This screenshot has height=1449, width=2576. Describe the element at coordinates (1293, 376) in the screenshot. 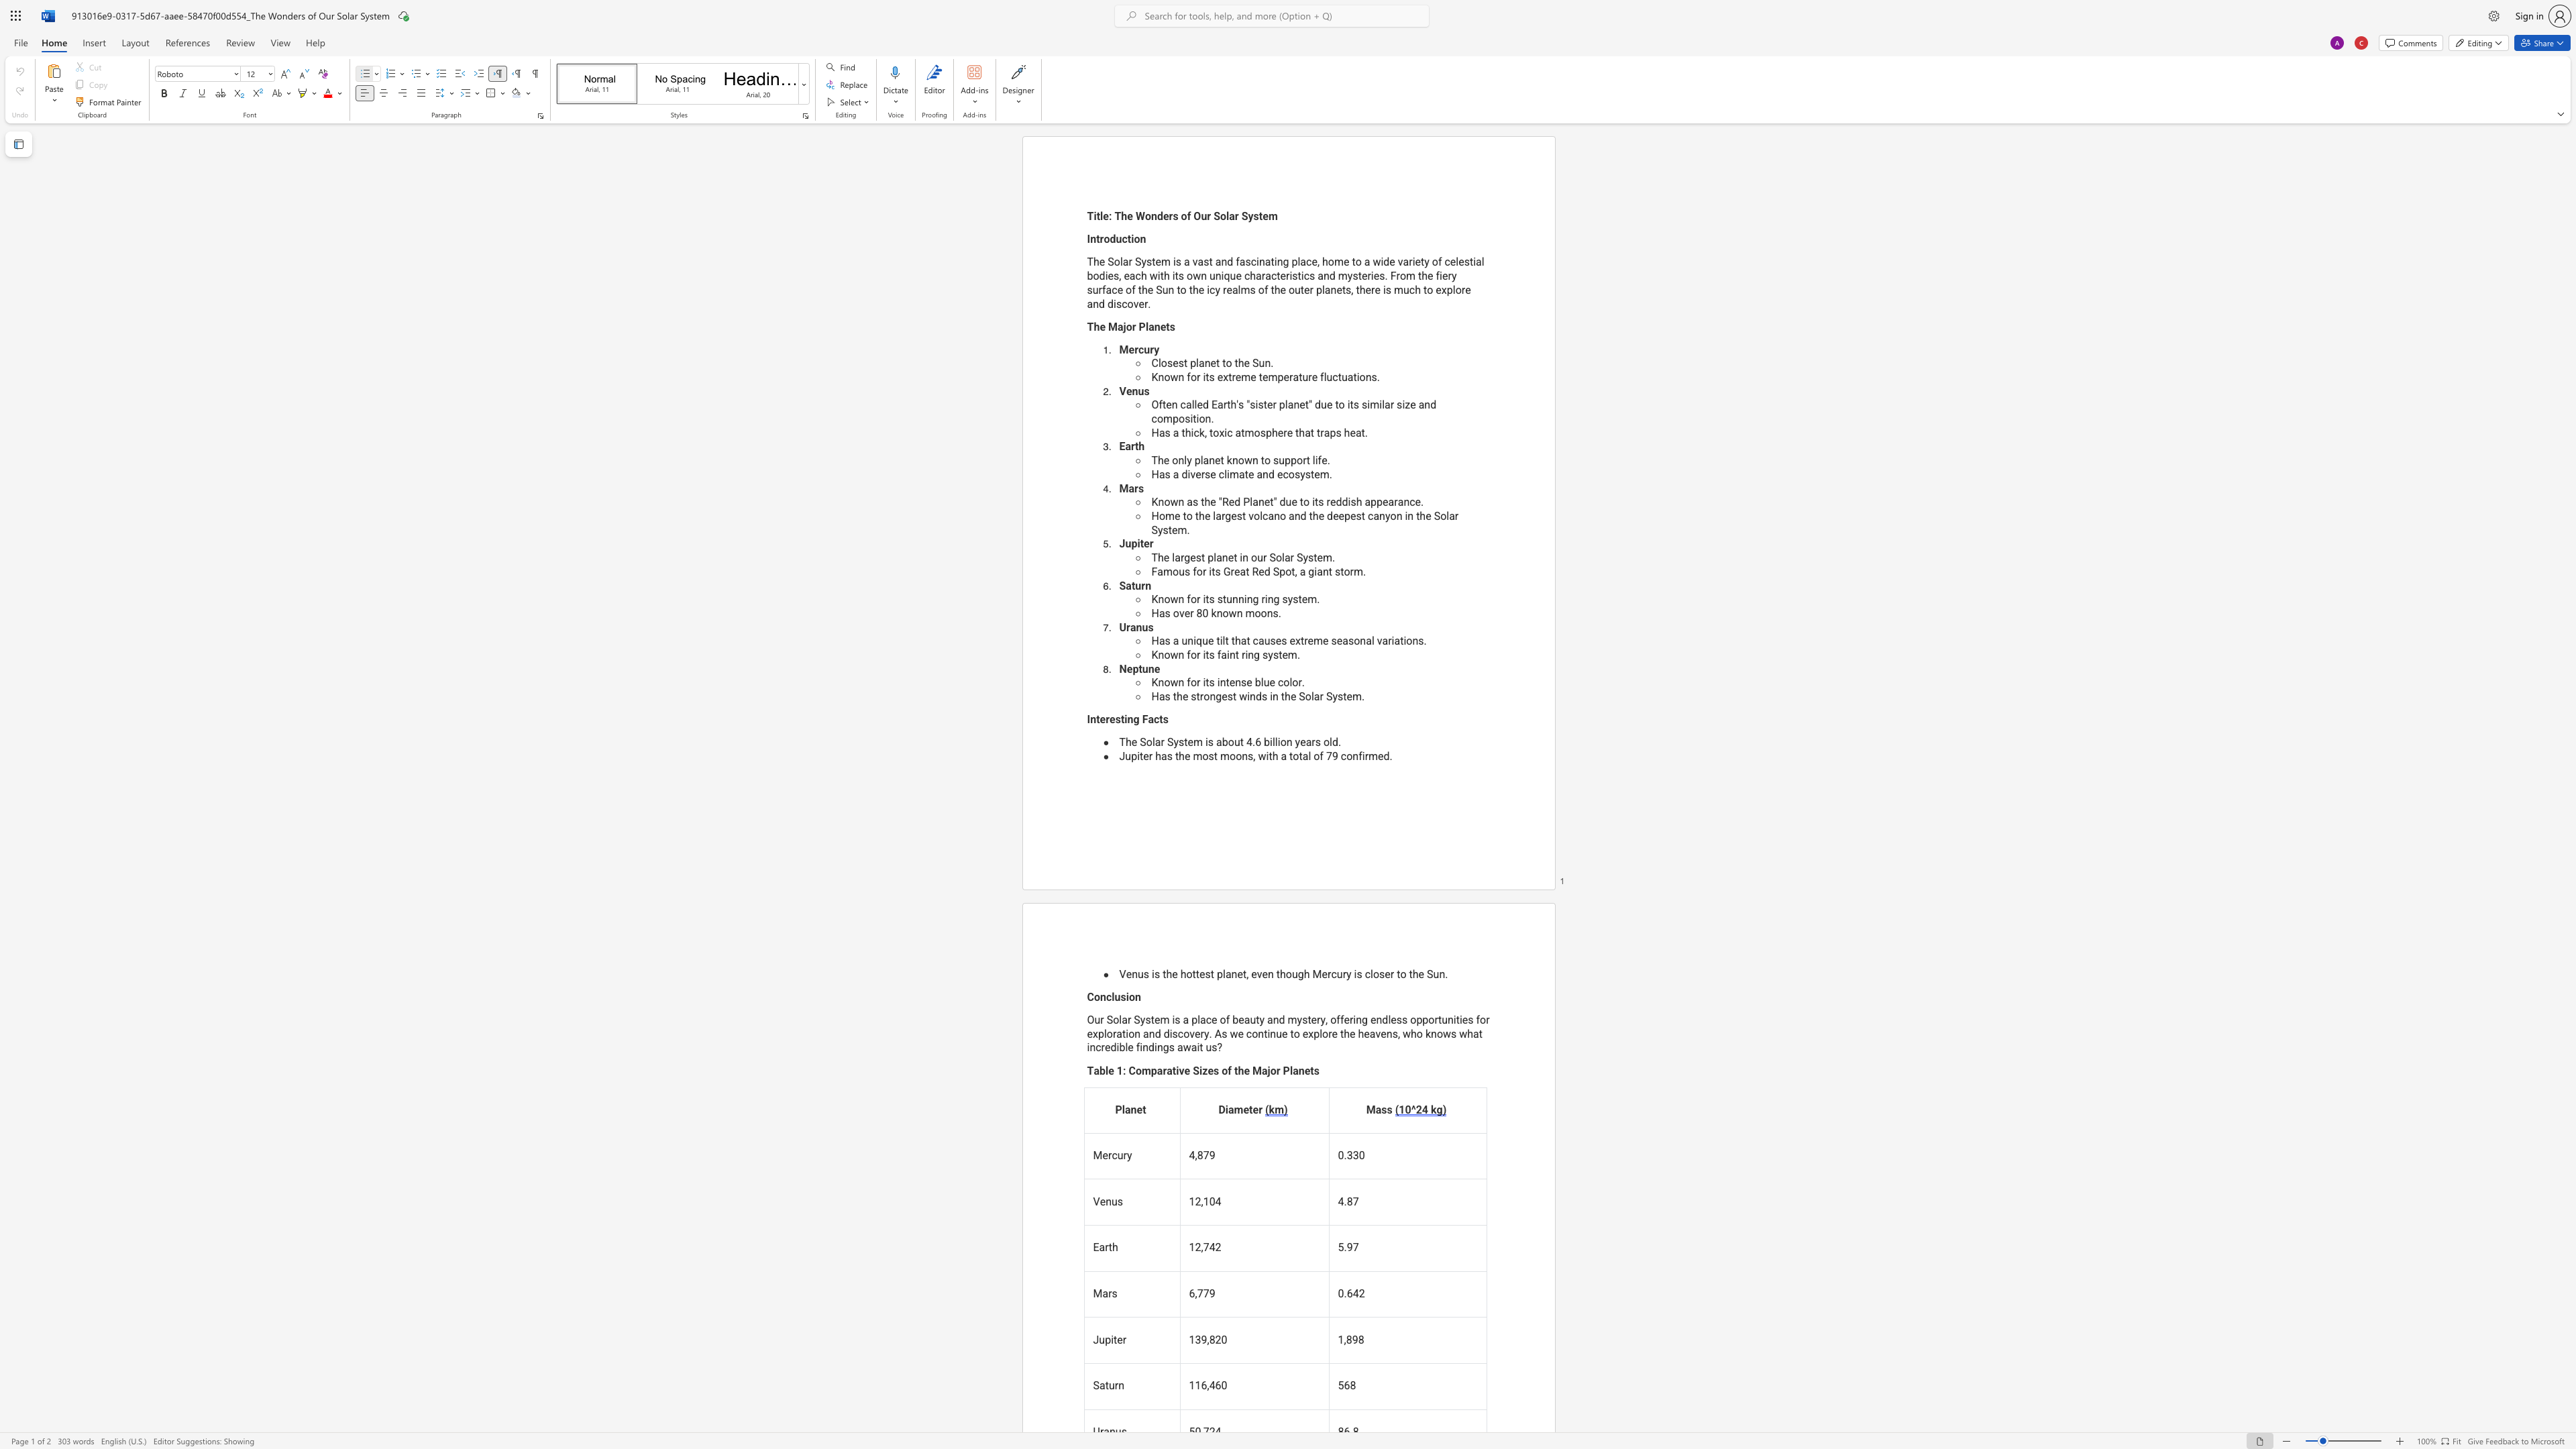

I see `the space between the continuous character "r" and "a" in the text` at that location.